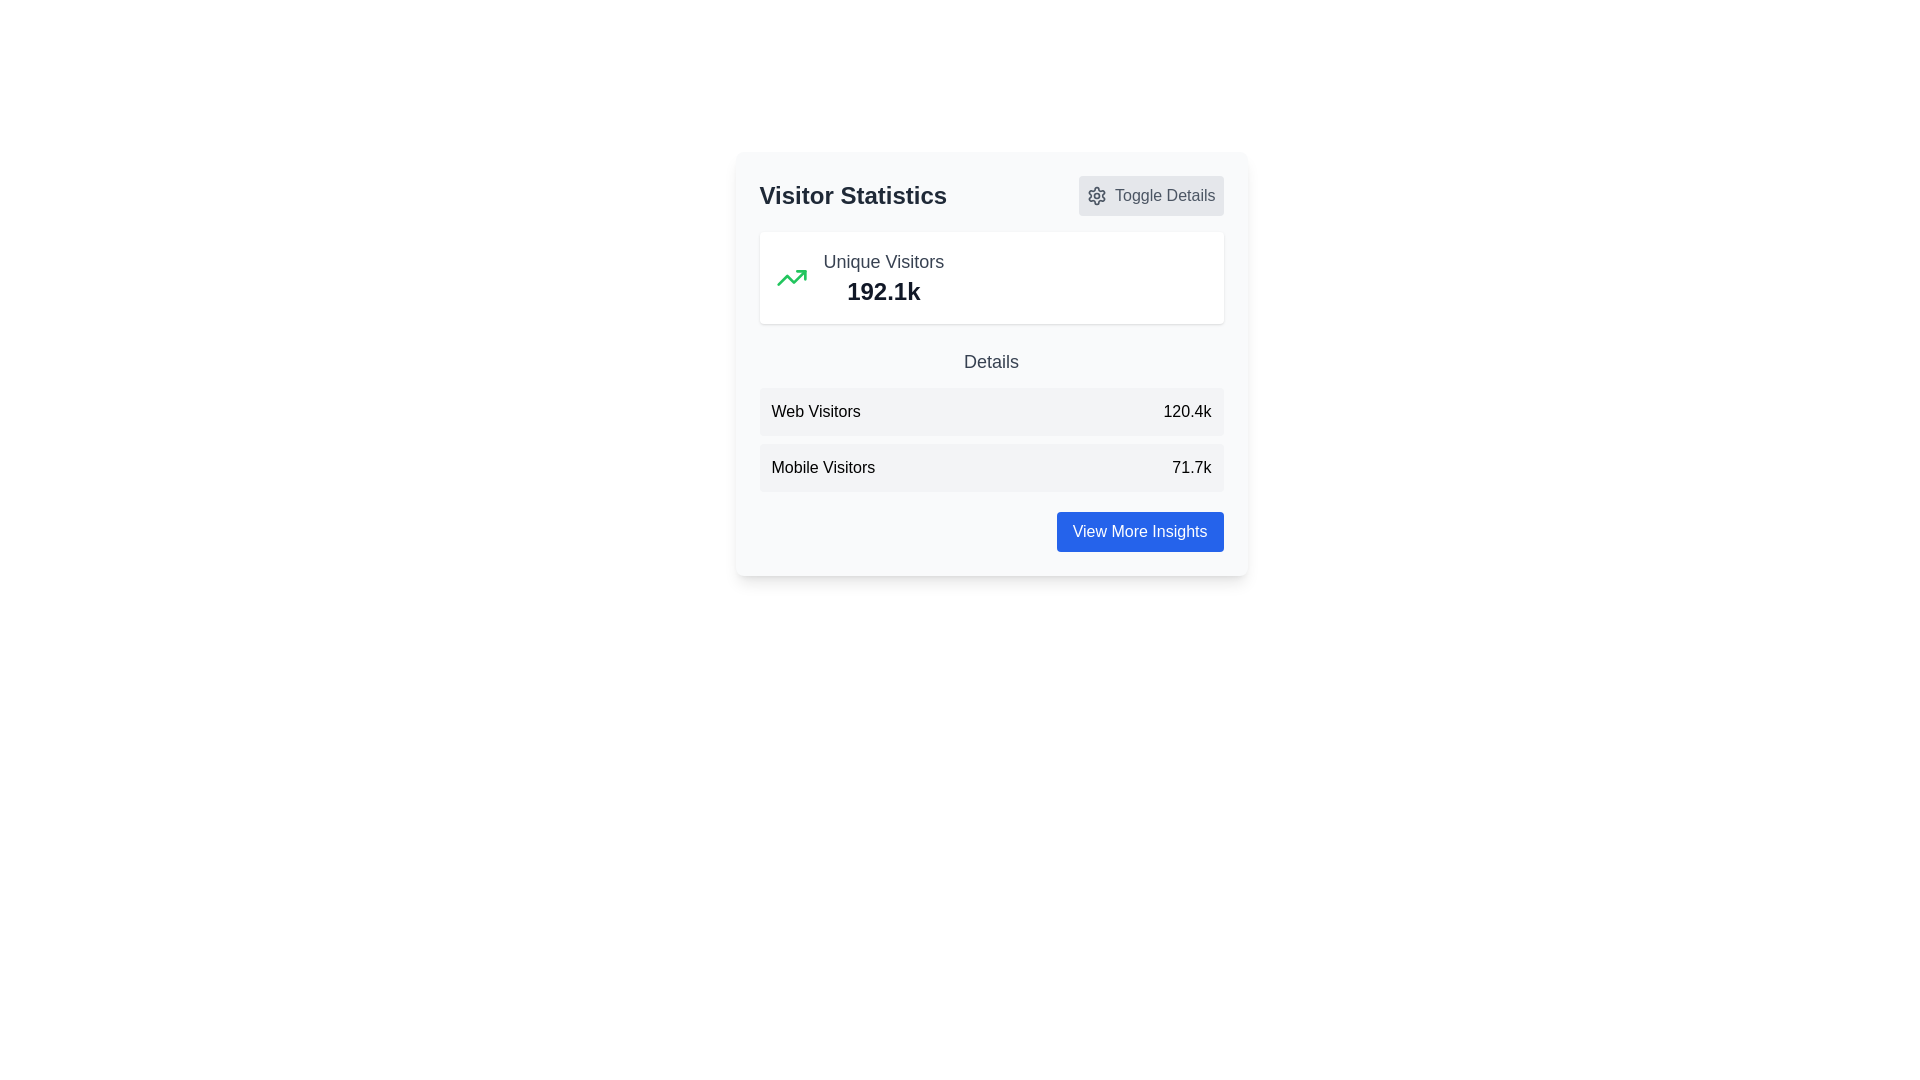  I want to click on textual information display that shows 'Unique Visitors' and '192.1k' located in the 'Visitor Statistics' section, so click(882, 277).